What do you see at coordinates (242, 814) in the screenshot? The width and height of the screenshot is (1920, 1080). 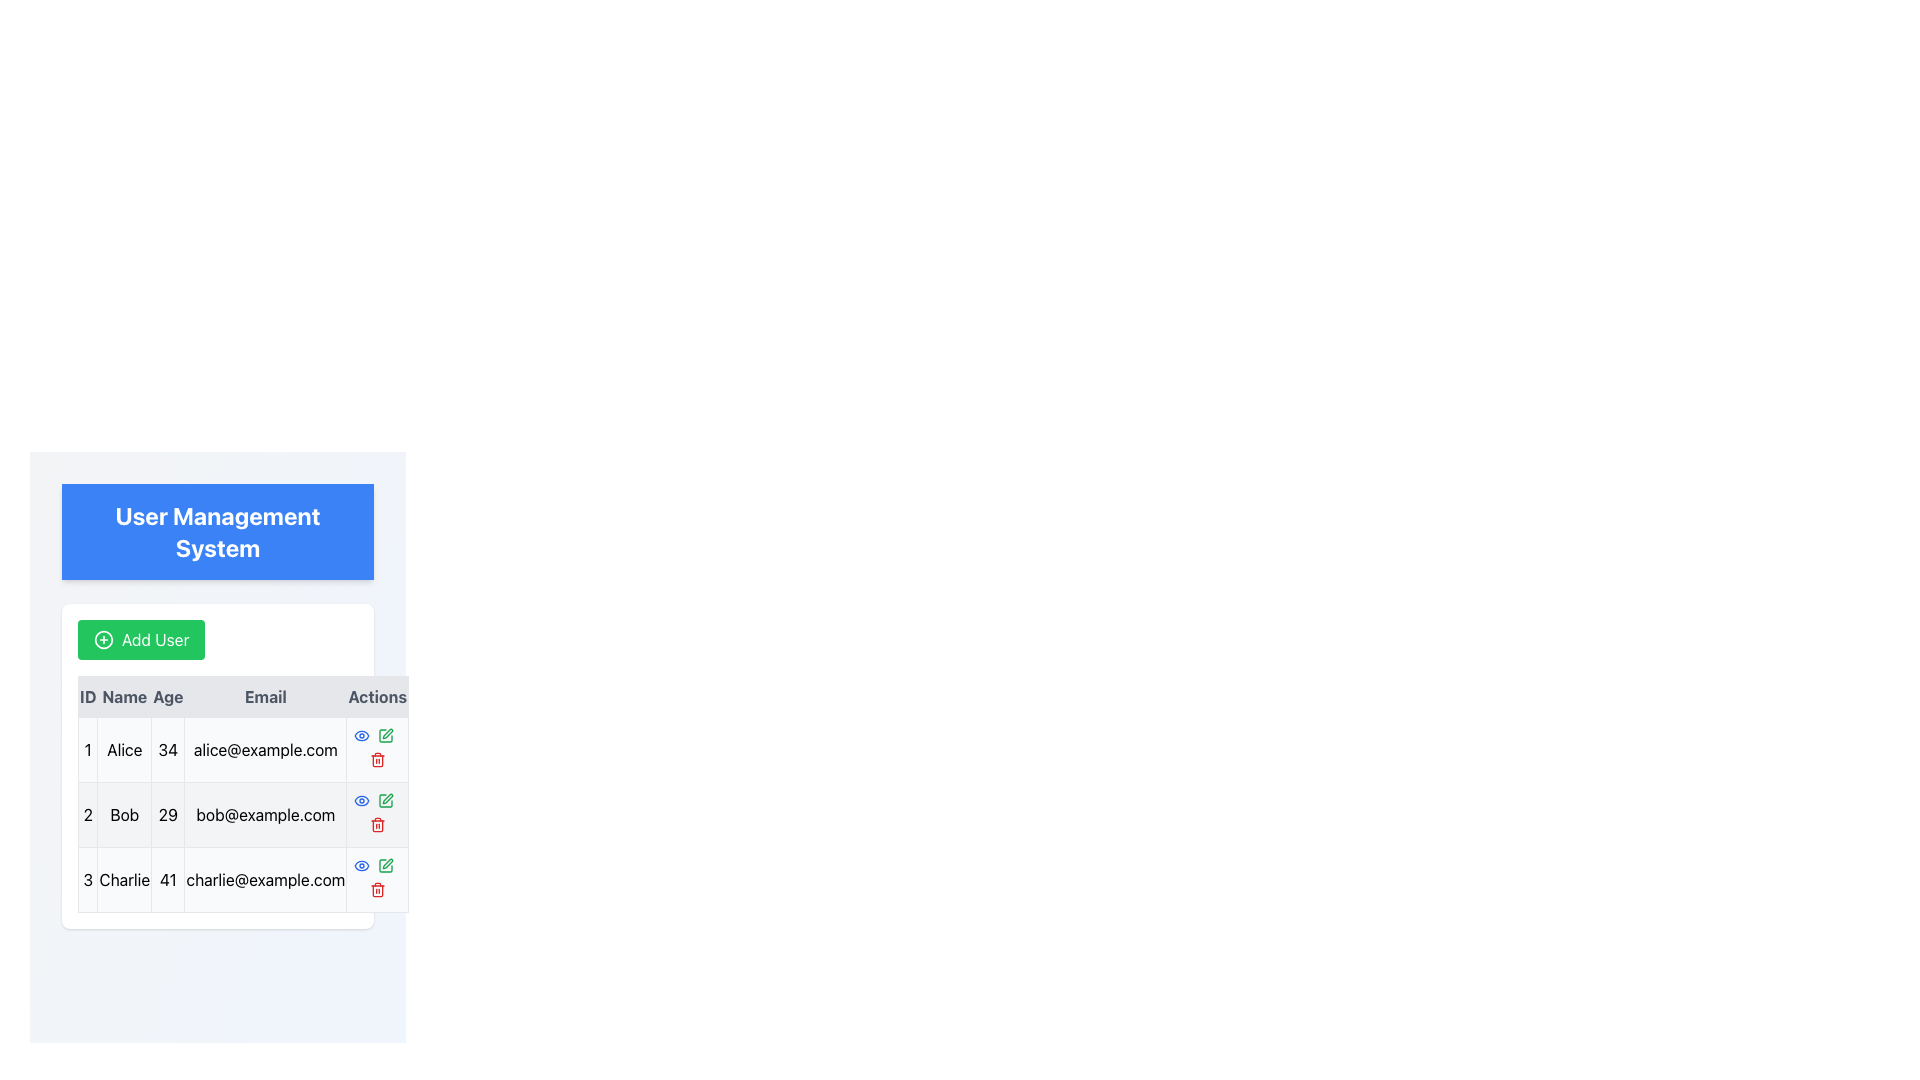 I see `the second row of the user data table that displays details for Bob, located below the header and above Charlie` at bounding box center [242, 814].